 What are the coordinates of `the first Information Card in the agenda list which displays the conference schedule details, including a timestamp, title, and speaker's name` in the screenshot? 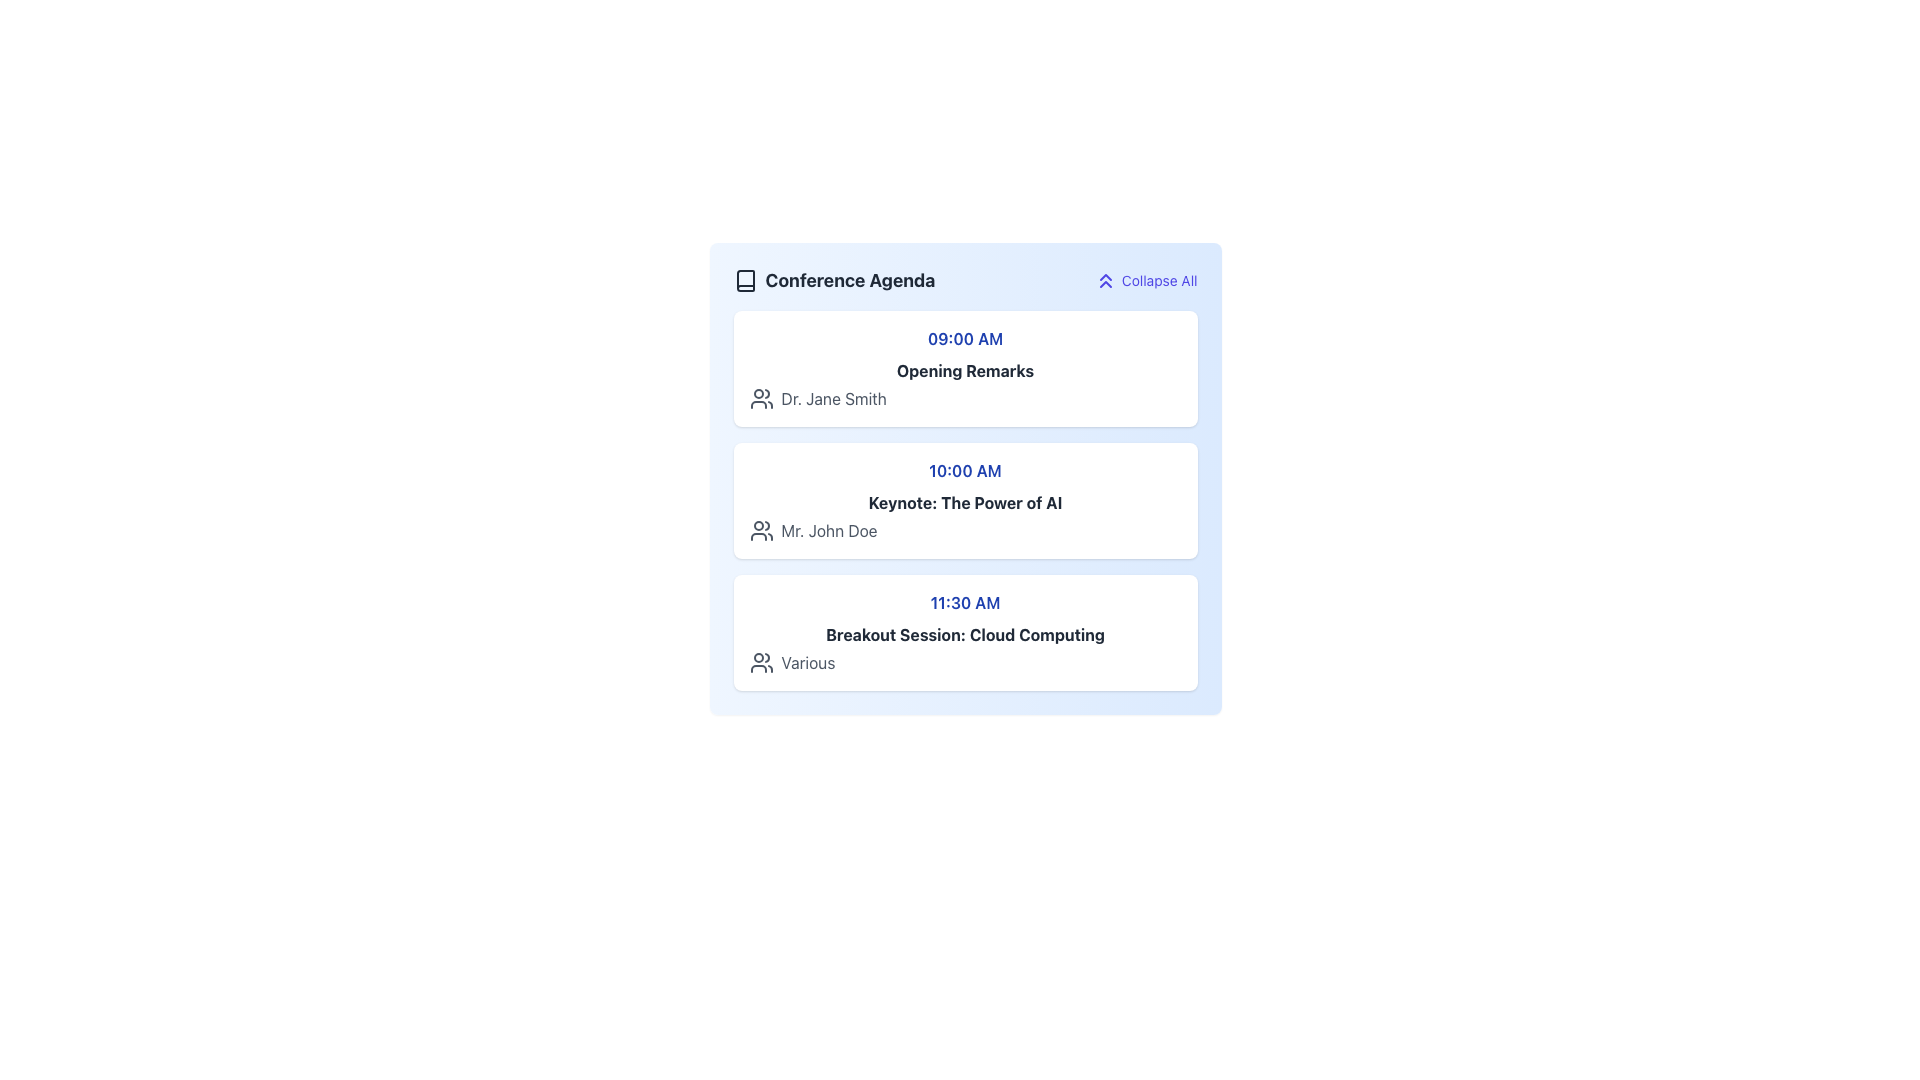 It's located at (965, 369).